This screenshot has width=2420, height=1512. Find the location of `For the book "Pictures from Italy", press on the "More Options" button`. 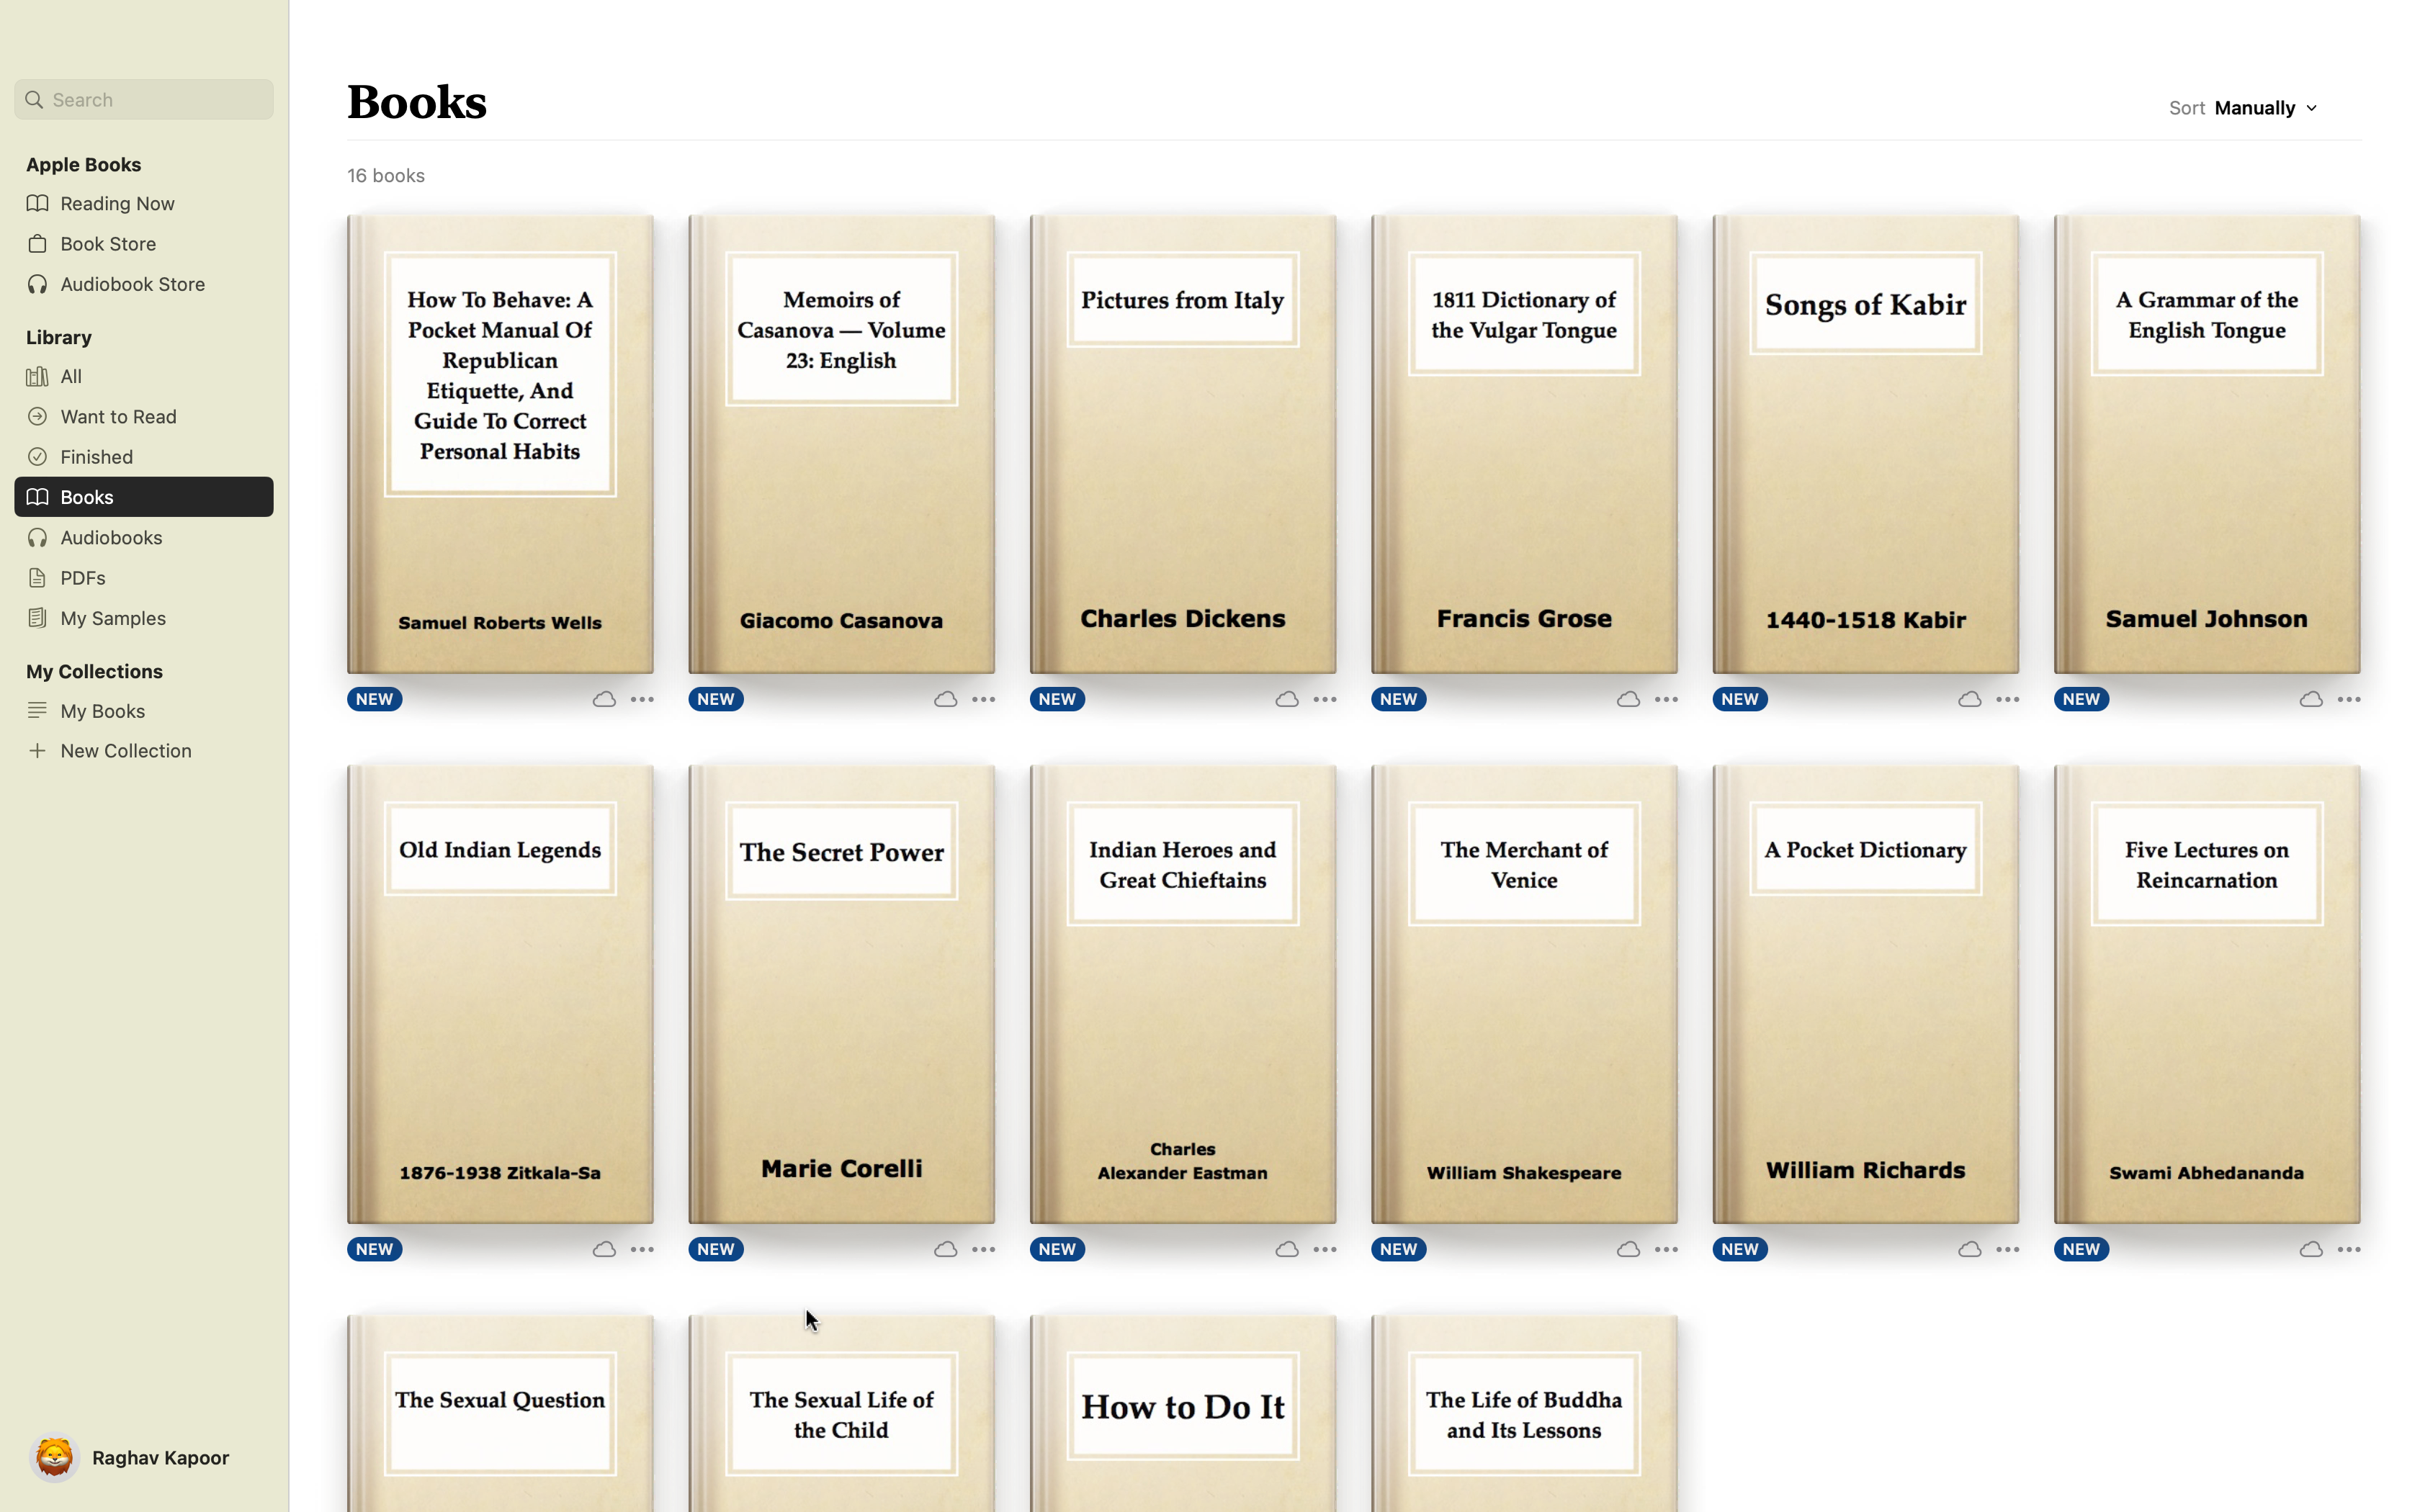

For the book "Pictures from Italy", press on the "More Options" button is located at coordinates (1301, 697).